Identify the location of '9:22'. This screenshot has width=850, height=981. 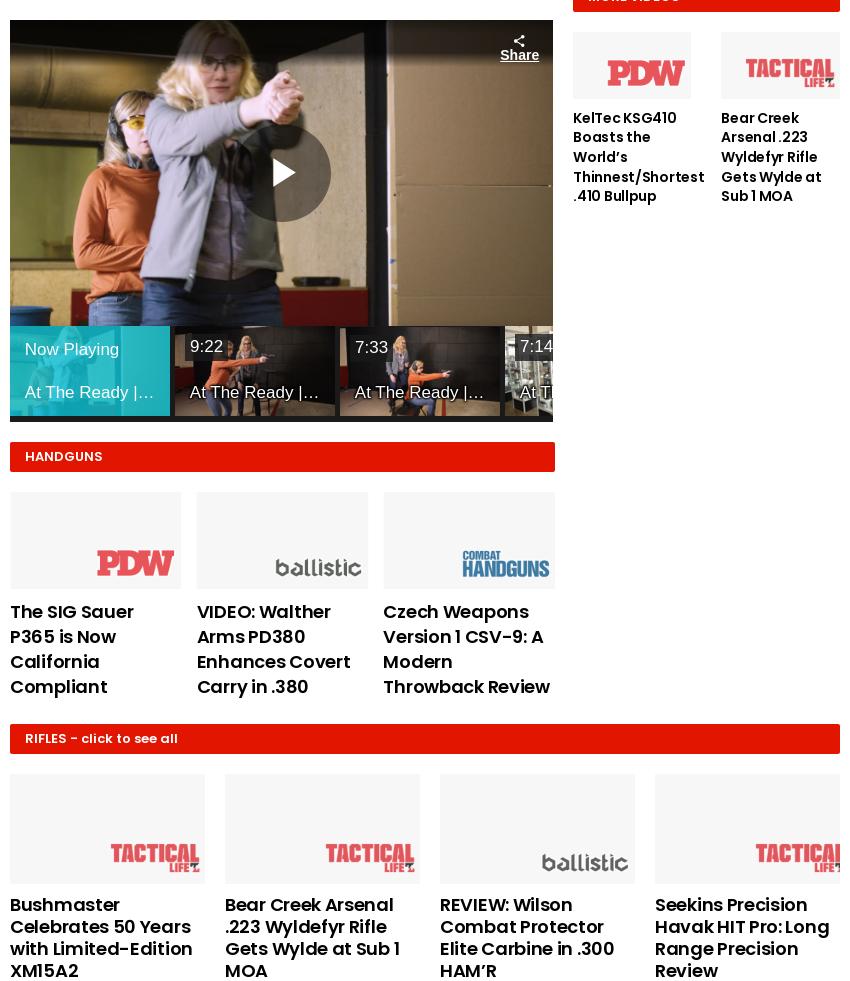
(205, 344).